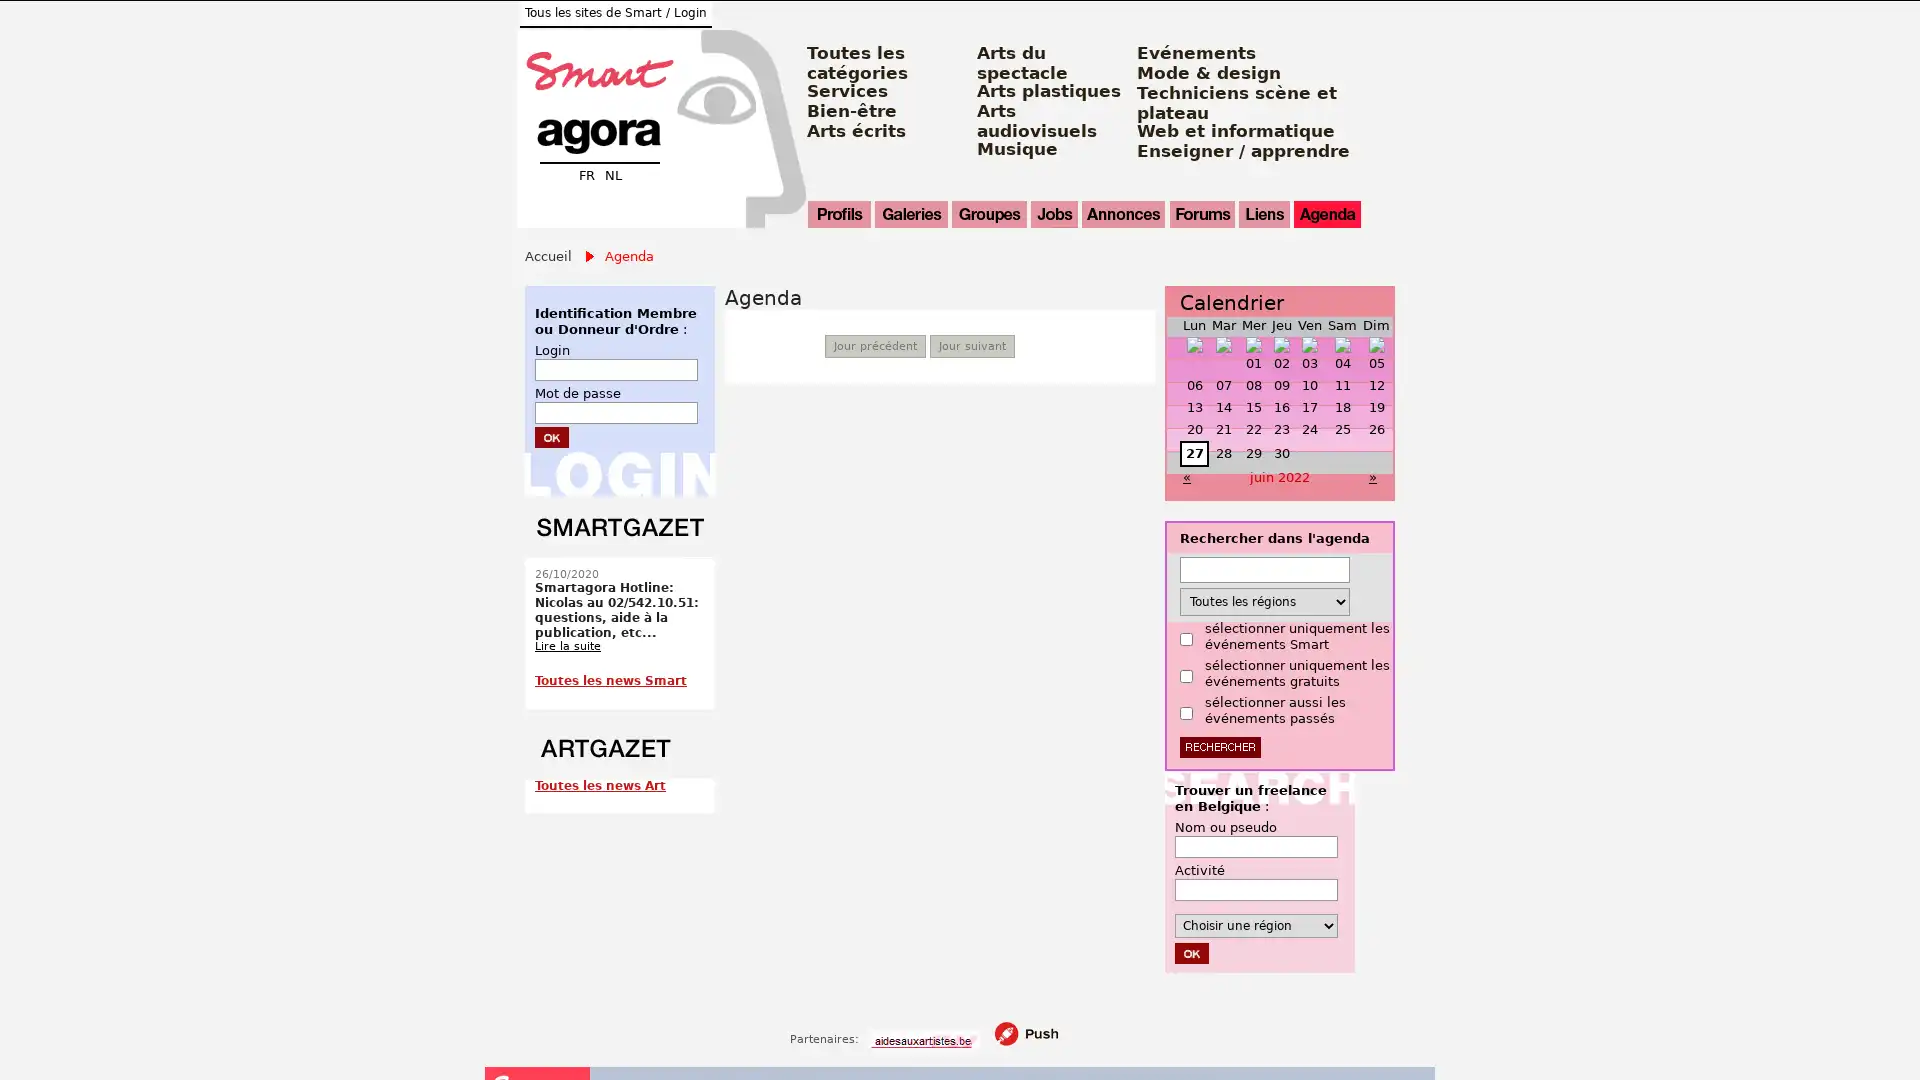  I want to click on Submit, so click(552, 435).